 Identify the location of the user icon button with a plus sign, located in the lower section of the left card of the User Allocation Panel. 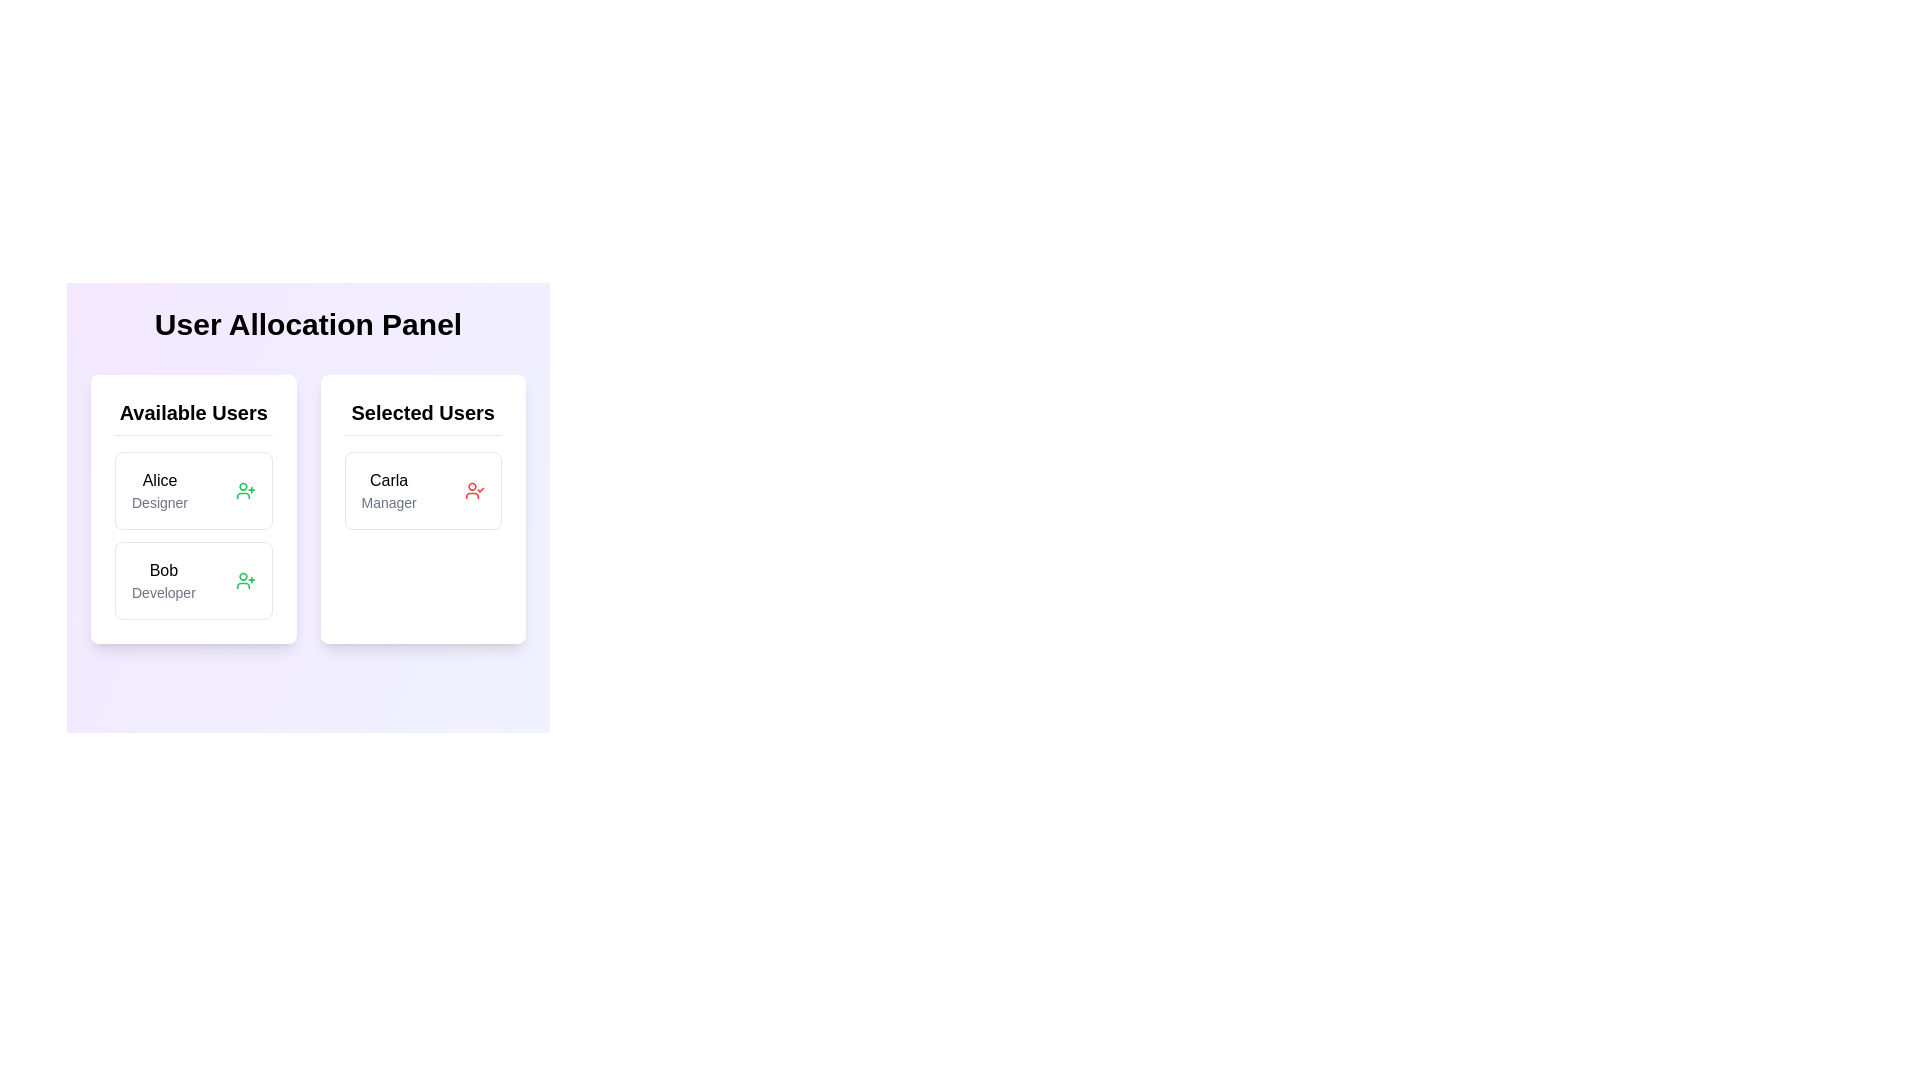
(244, 581).